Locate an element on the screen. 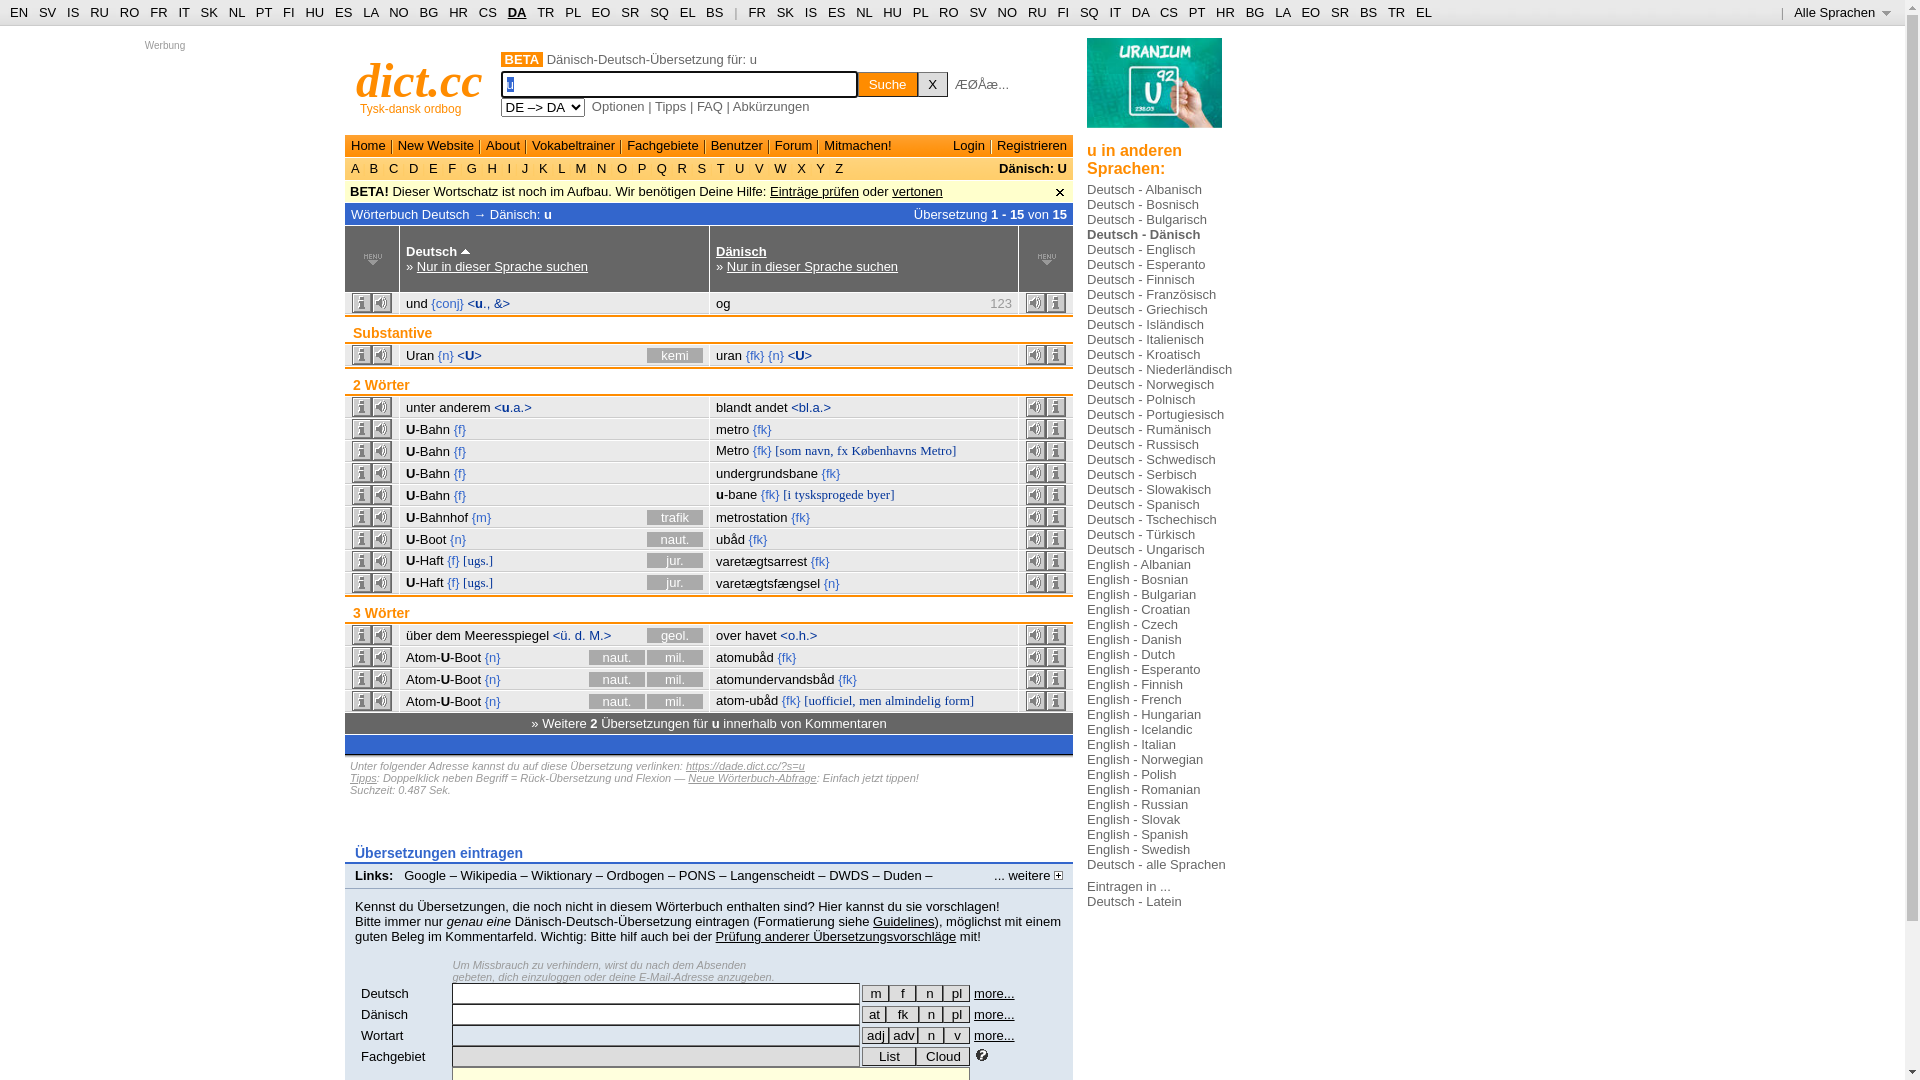  '<u.,' is located at coordinates (478, 303).